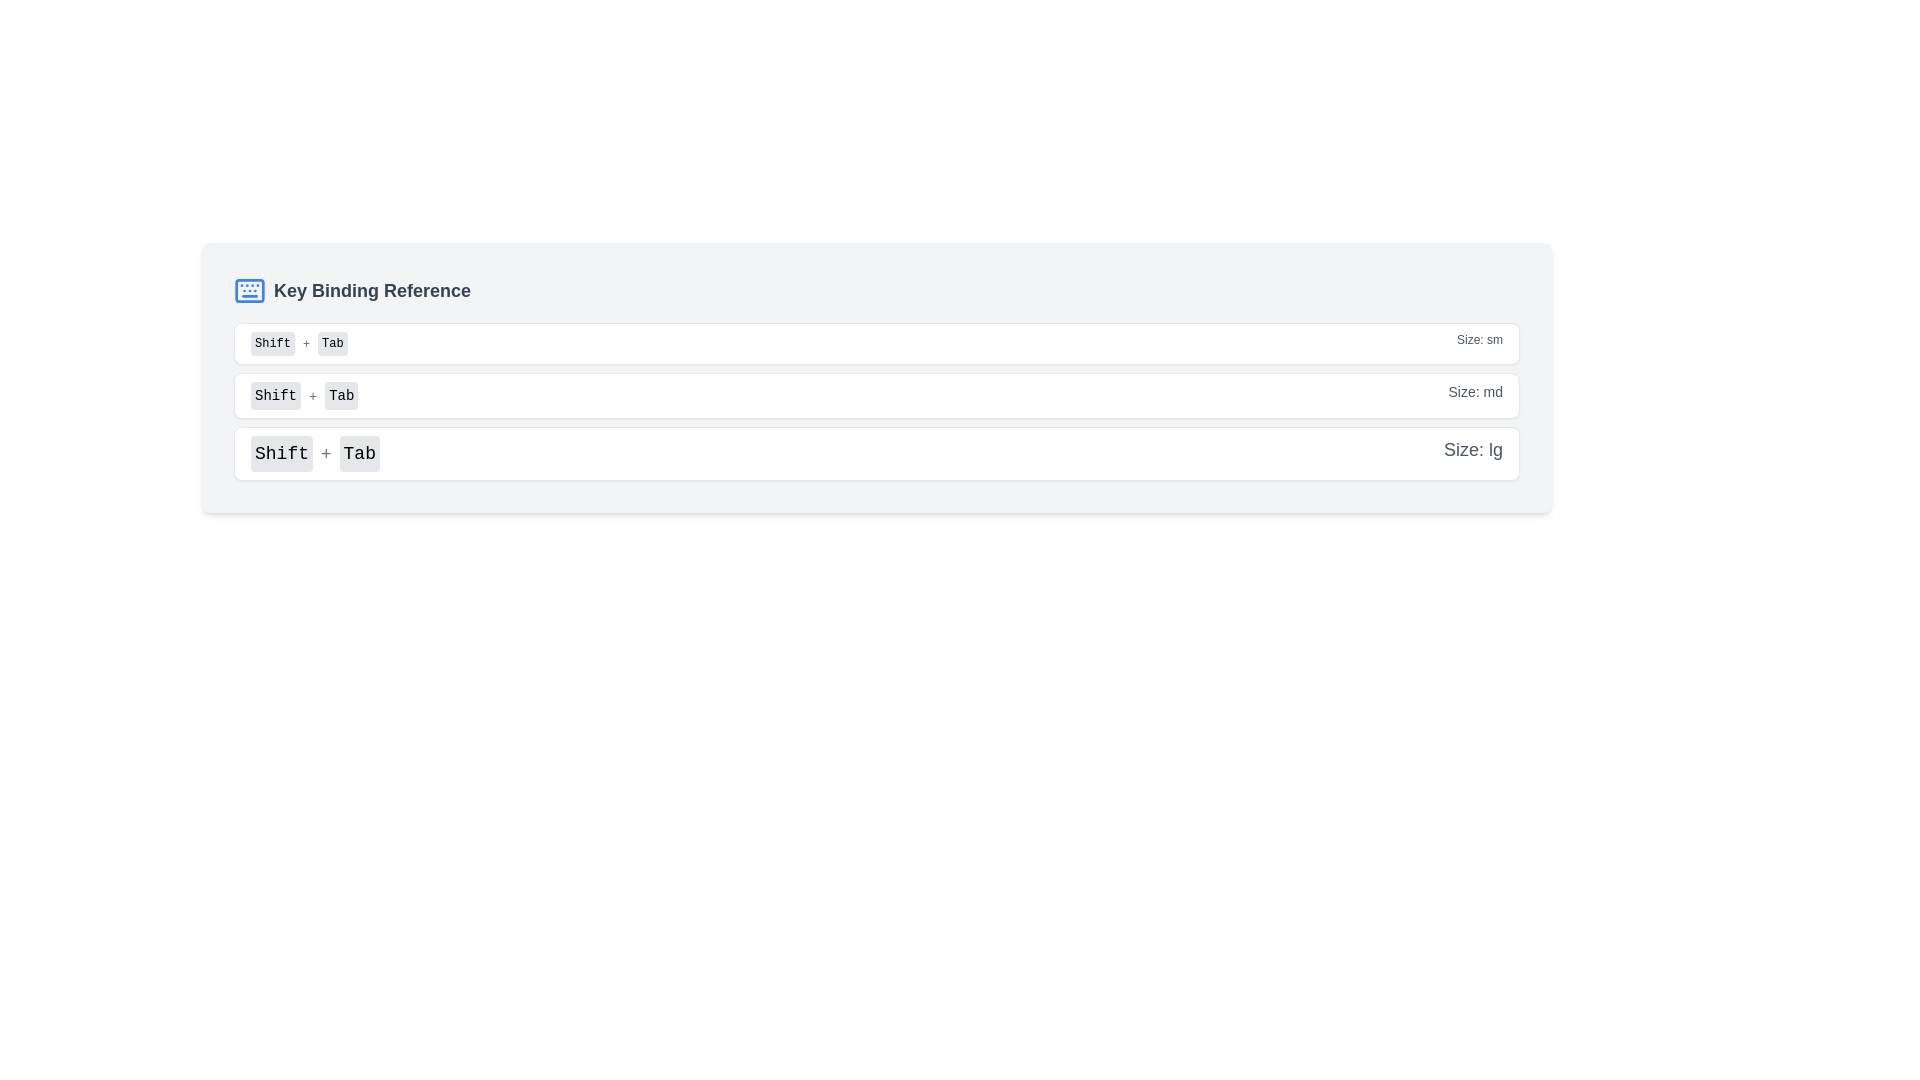 The height and width of the screenshot is (1080, 1920). Describe the element at coordinates (272, 342) in the screenshot. I see `the non-interactive button representing the 'Shift' key located near the top section of the interface` at that location.